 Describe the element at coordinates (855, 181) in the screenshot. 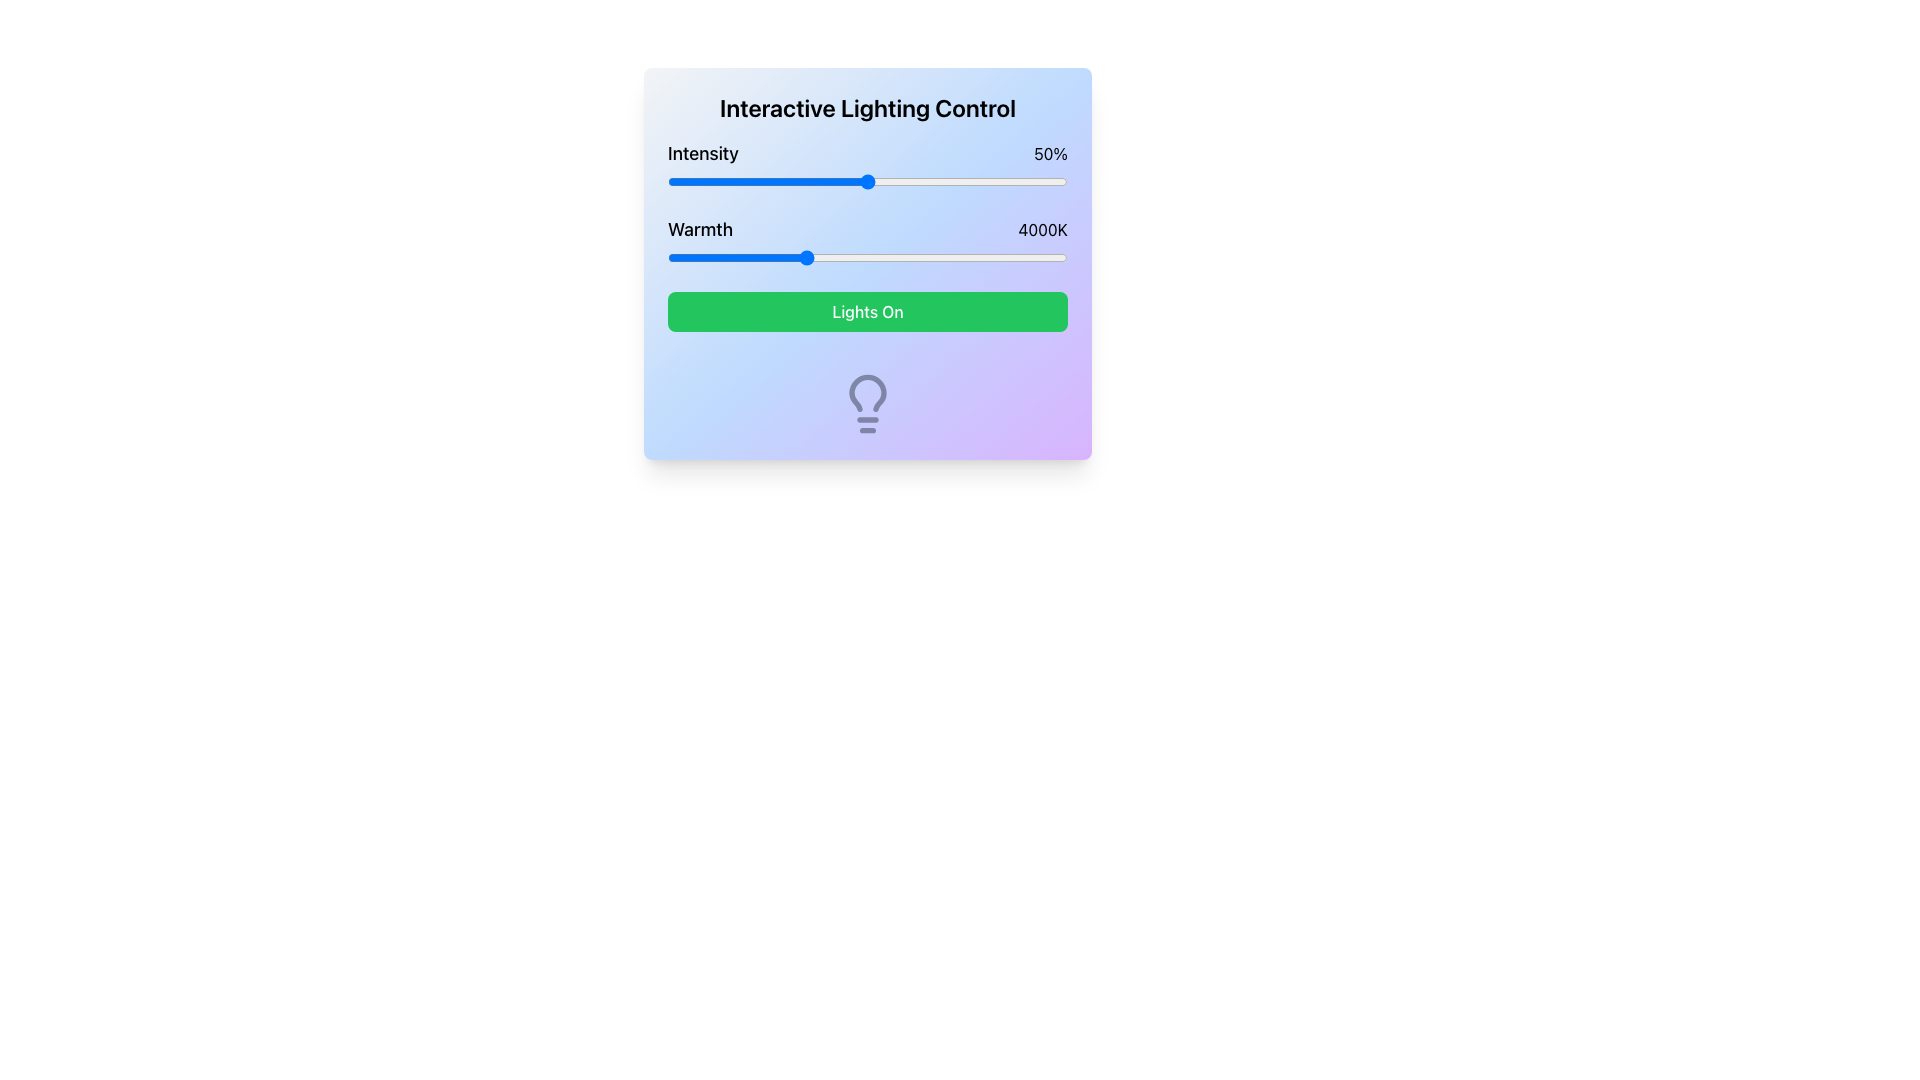

I see `the slider value` at that location.